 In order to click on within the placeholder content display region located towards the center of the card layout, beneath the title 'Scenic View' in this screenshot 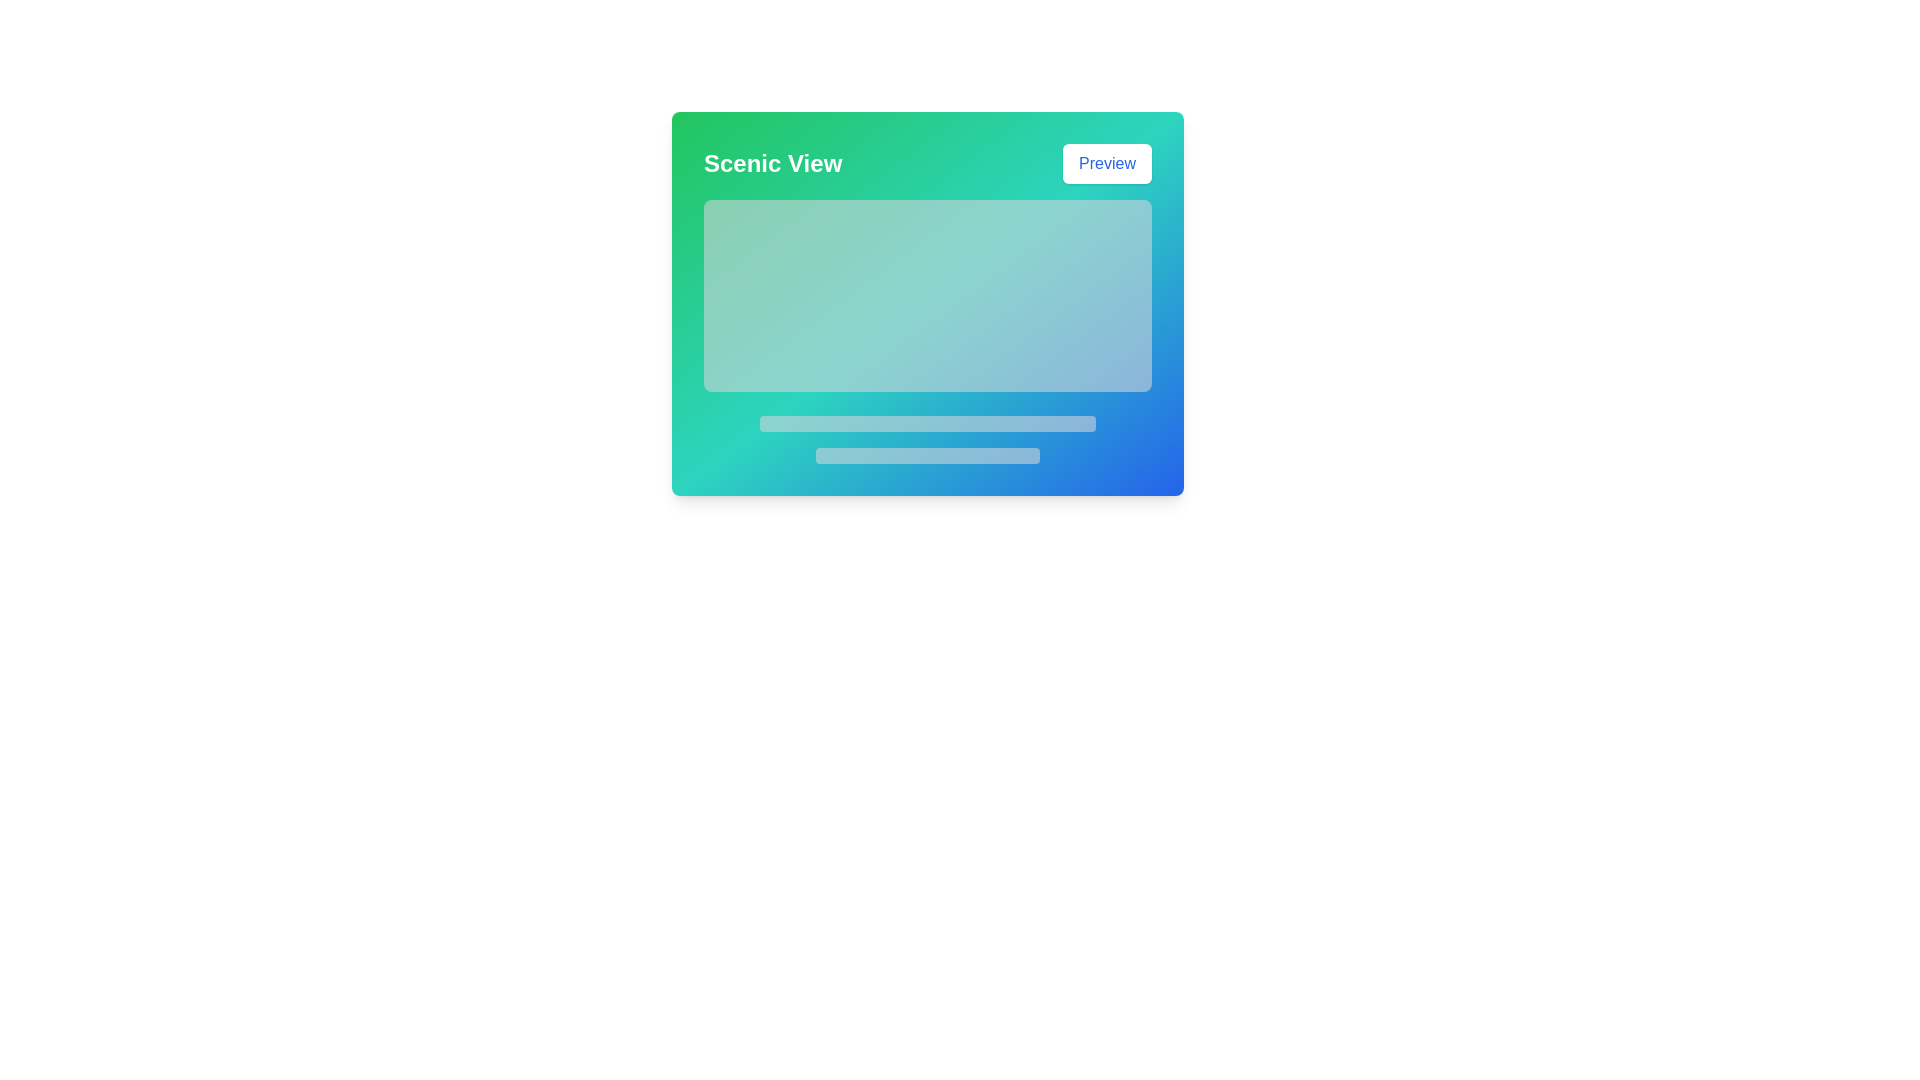, I will do `click(926, 330)`.